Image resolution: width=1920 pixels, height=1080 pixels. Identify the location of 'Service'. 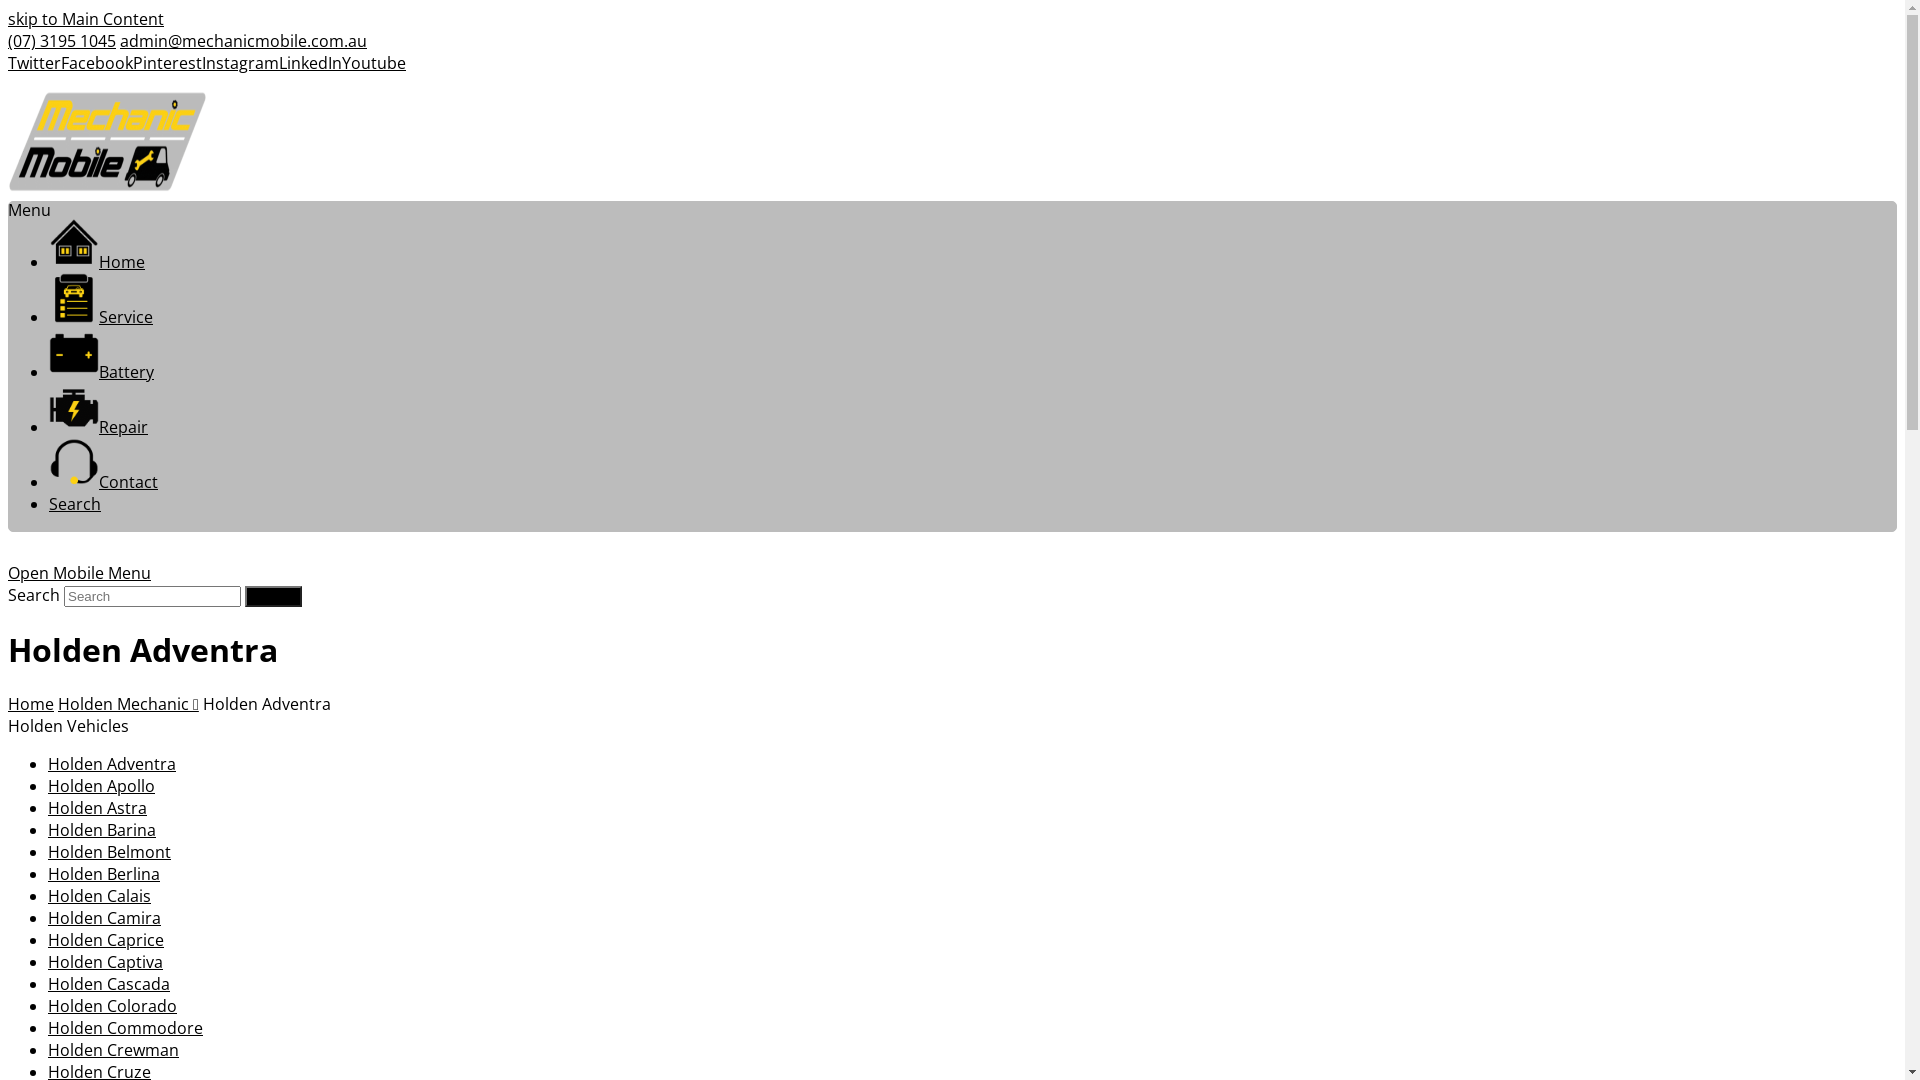
(99, 315).